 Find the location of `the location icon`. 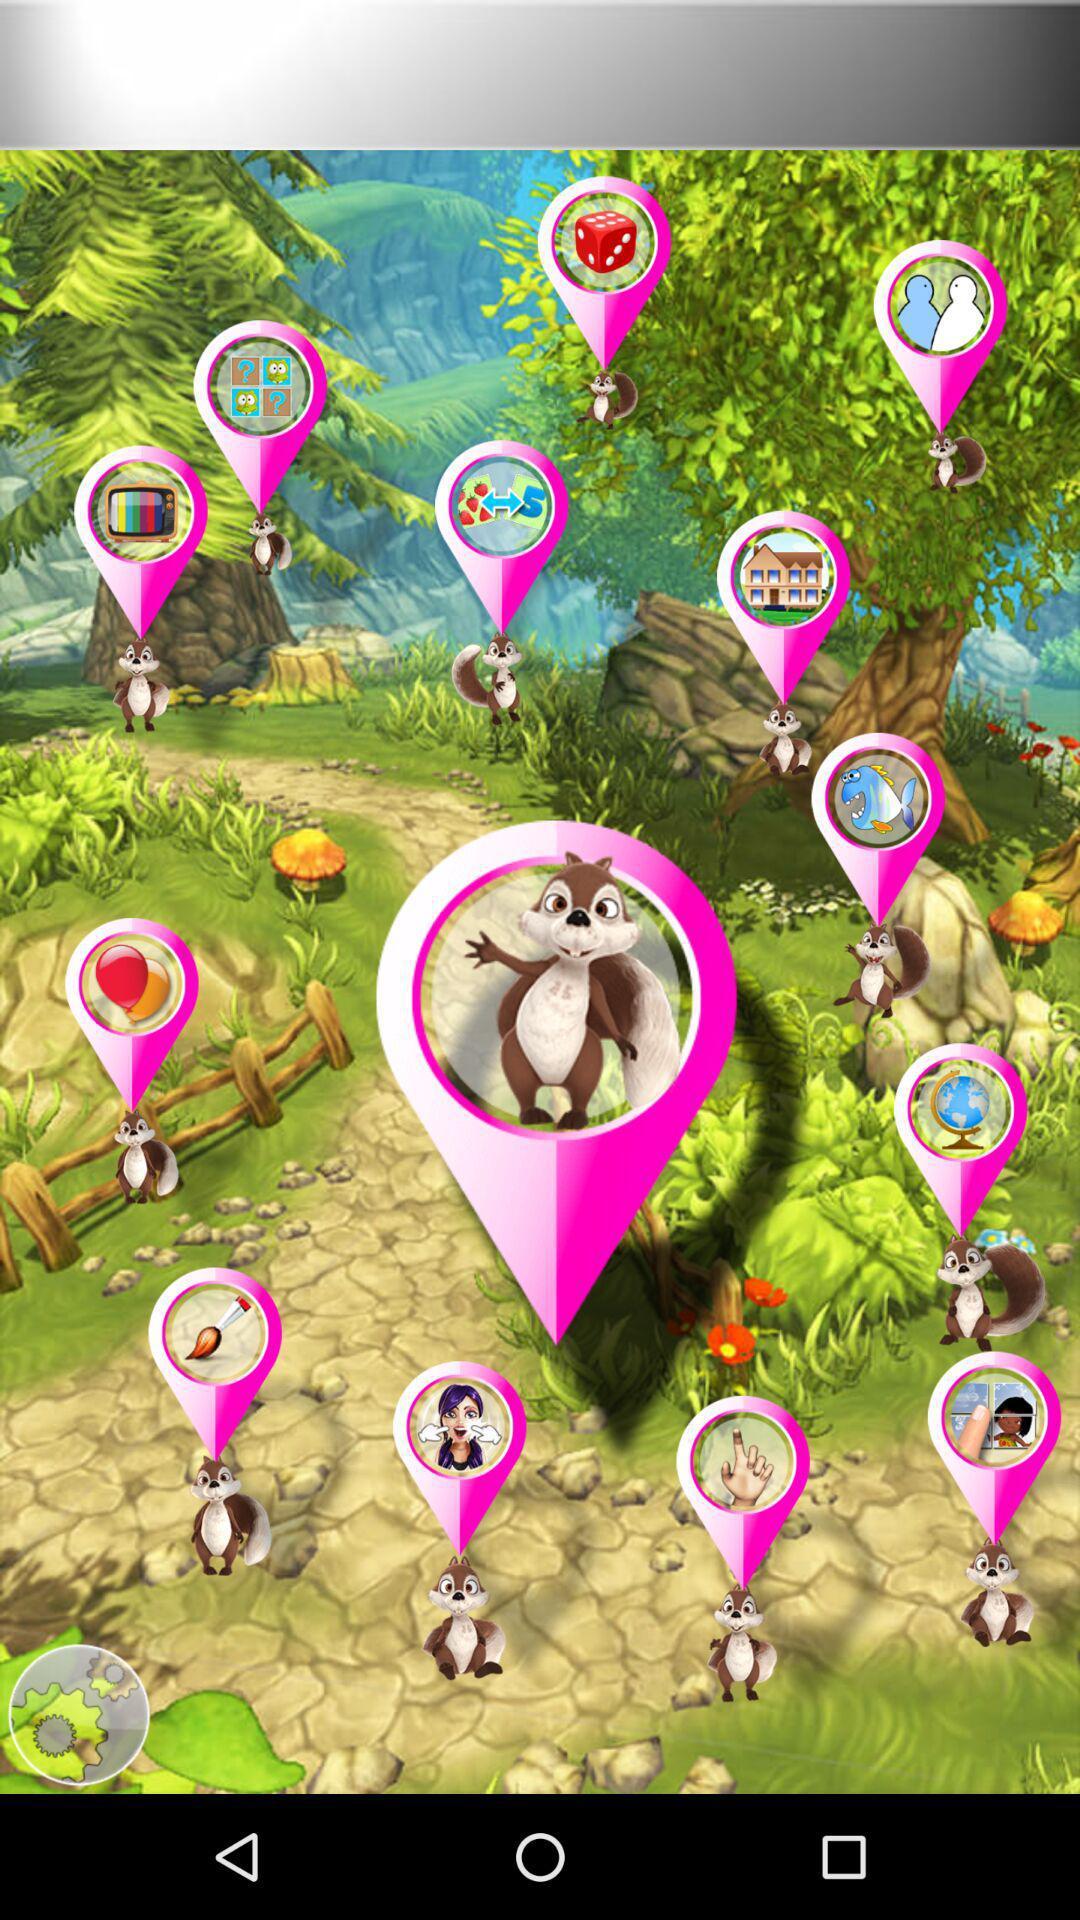

the location icon is located at coordinates (975, 1292).